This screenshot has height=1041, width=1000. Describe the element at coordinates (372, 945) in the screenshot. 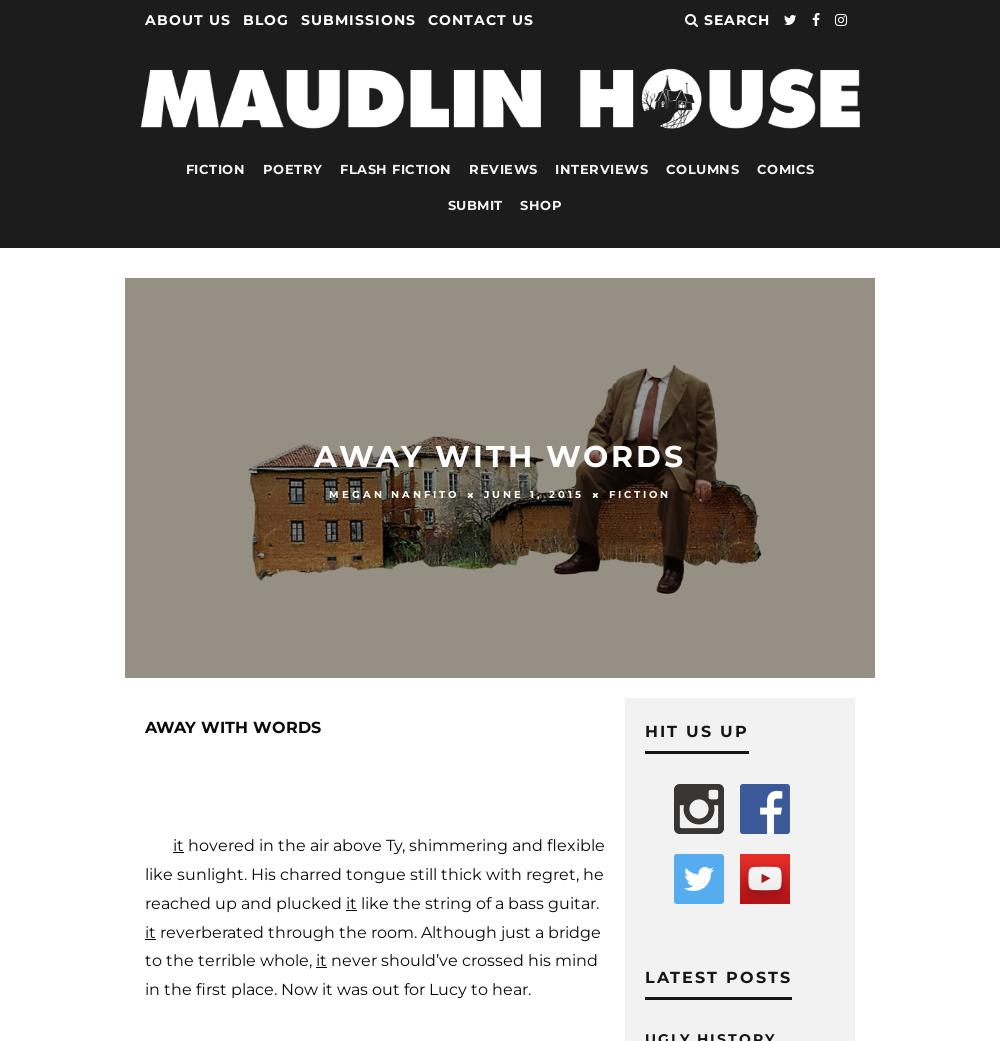

I see `'reverberated through the room. Although just a bridge to the terrible whole,'` at that location.